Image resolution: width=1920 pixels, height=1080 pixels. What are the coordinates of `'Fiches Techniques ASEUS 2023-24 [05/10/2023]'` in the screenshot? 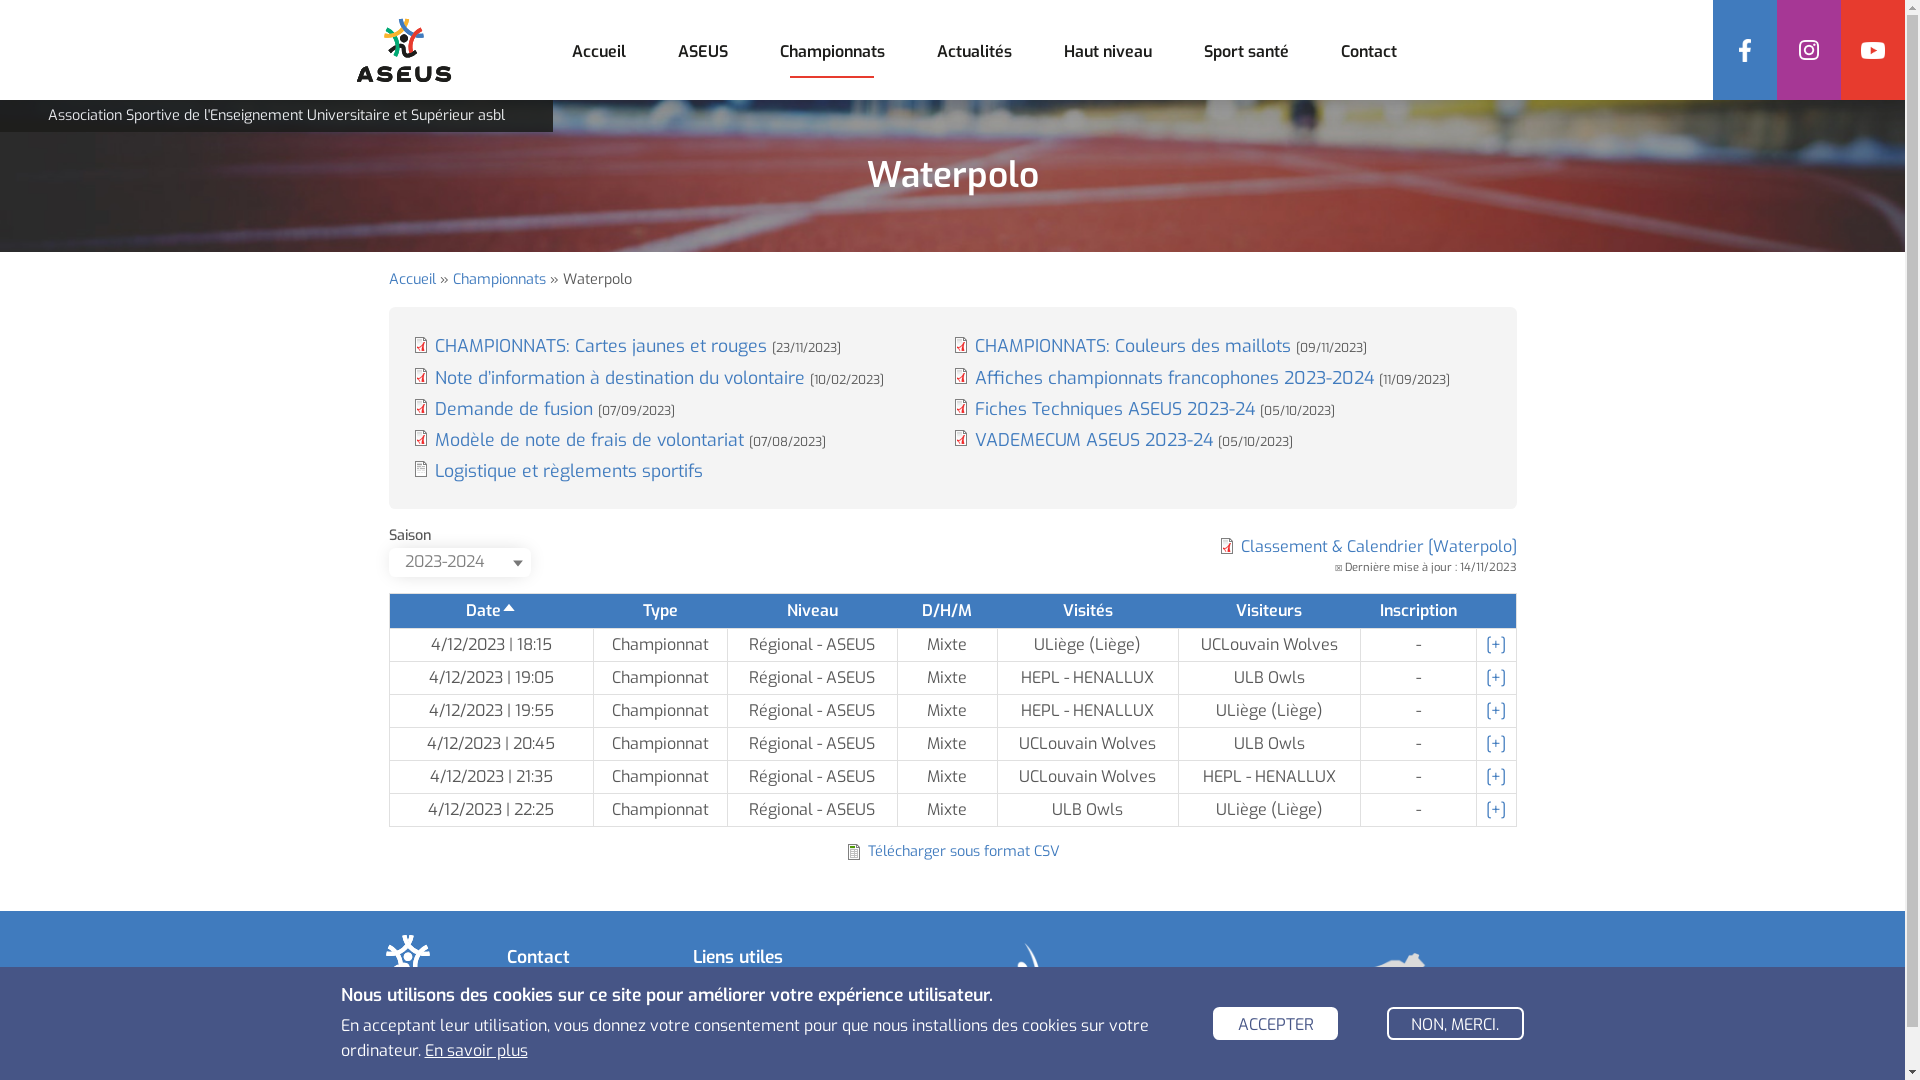 It's located at (1142, 408).